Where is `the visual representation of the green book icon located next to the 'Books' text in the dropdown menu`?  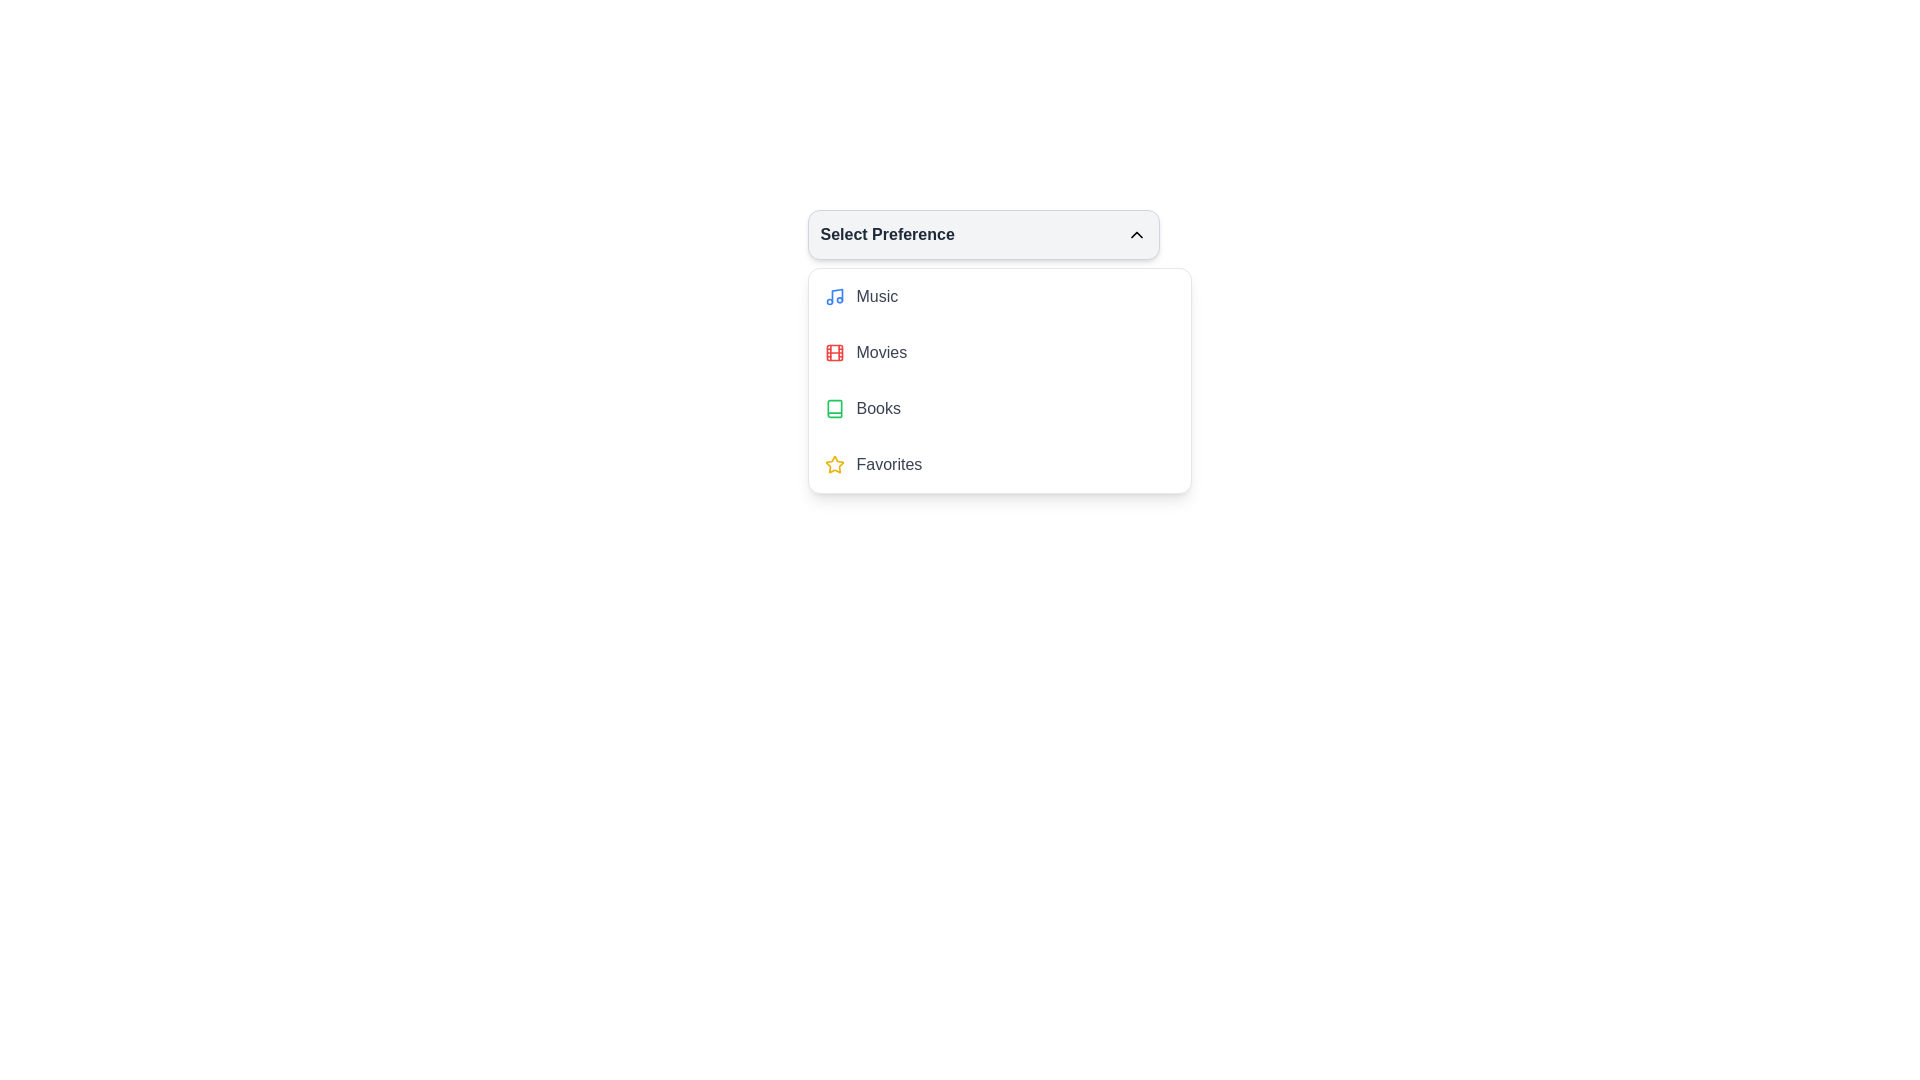 the visual representation of the green book icon located next to the 'Books' text in the dropdown menu is located at coordinates (834, 407).